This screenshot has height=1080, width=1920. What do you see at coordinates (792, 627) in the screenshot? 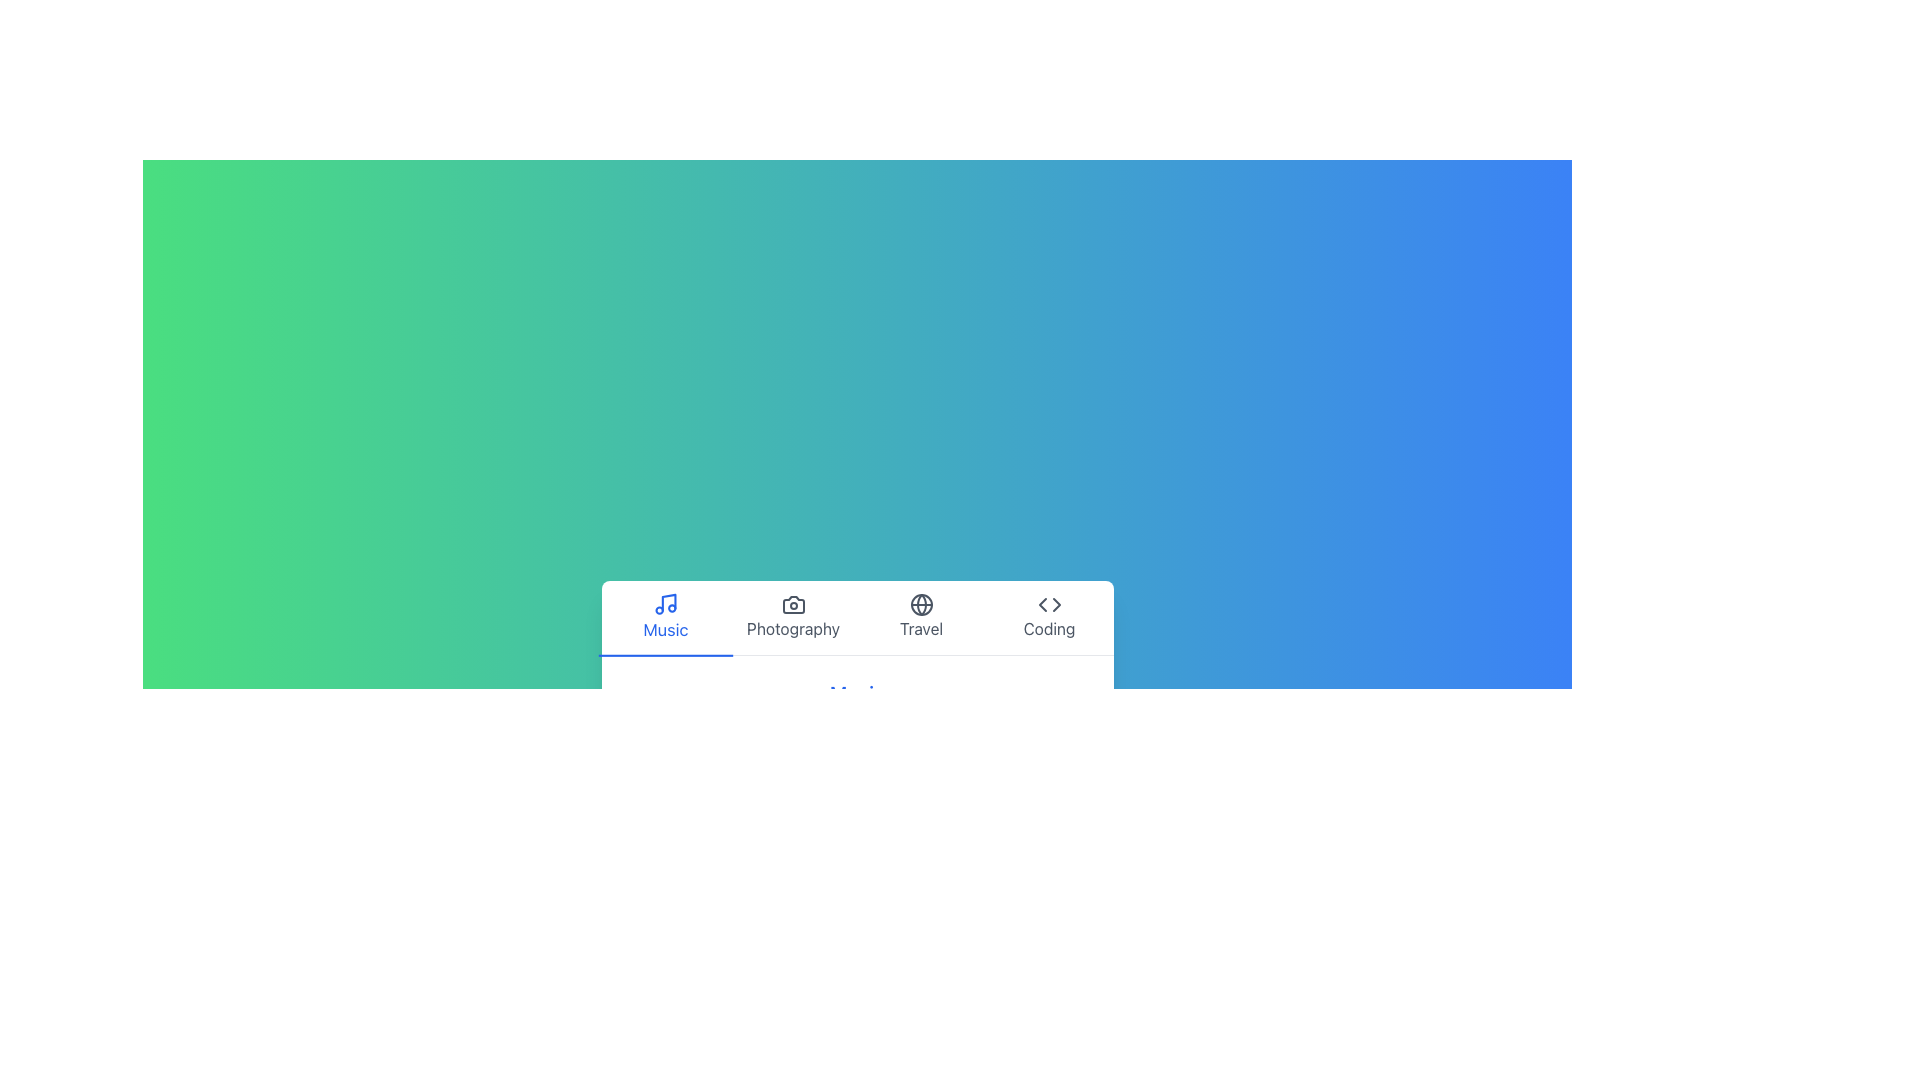
I see `the text label displaying 'Photography', which is part of the navigation bar positioned below the camera icon` at bounding box center [792, 627].